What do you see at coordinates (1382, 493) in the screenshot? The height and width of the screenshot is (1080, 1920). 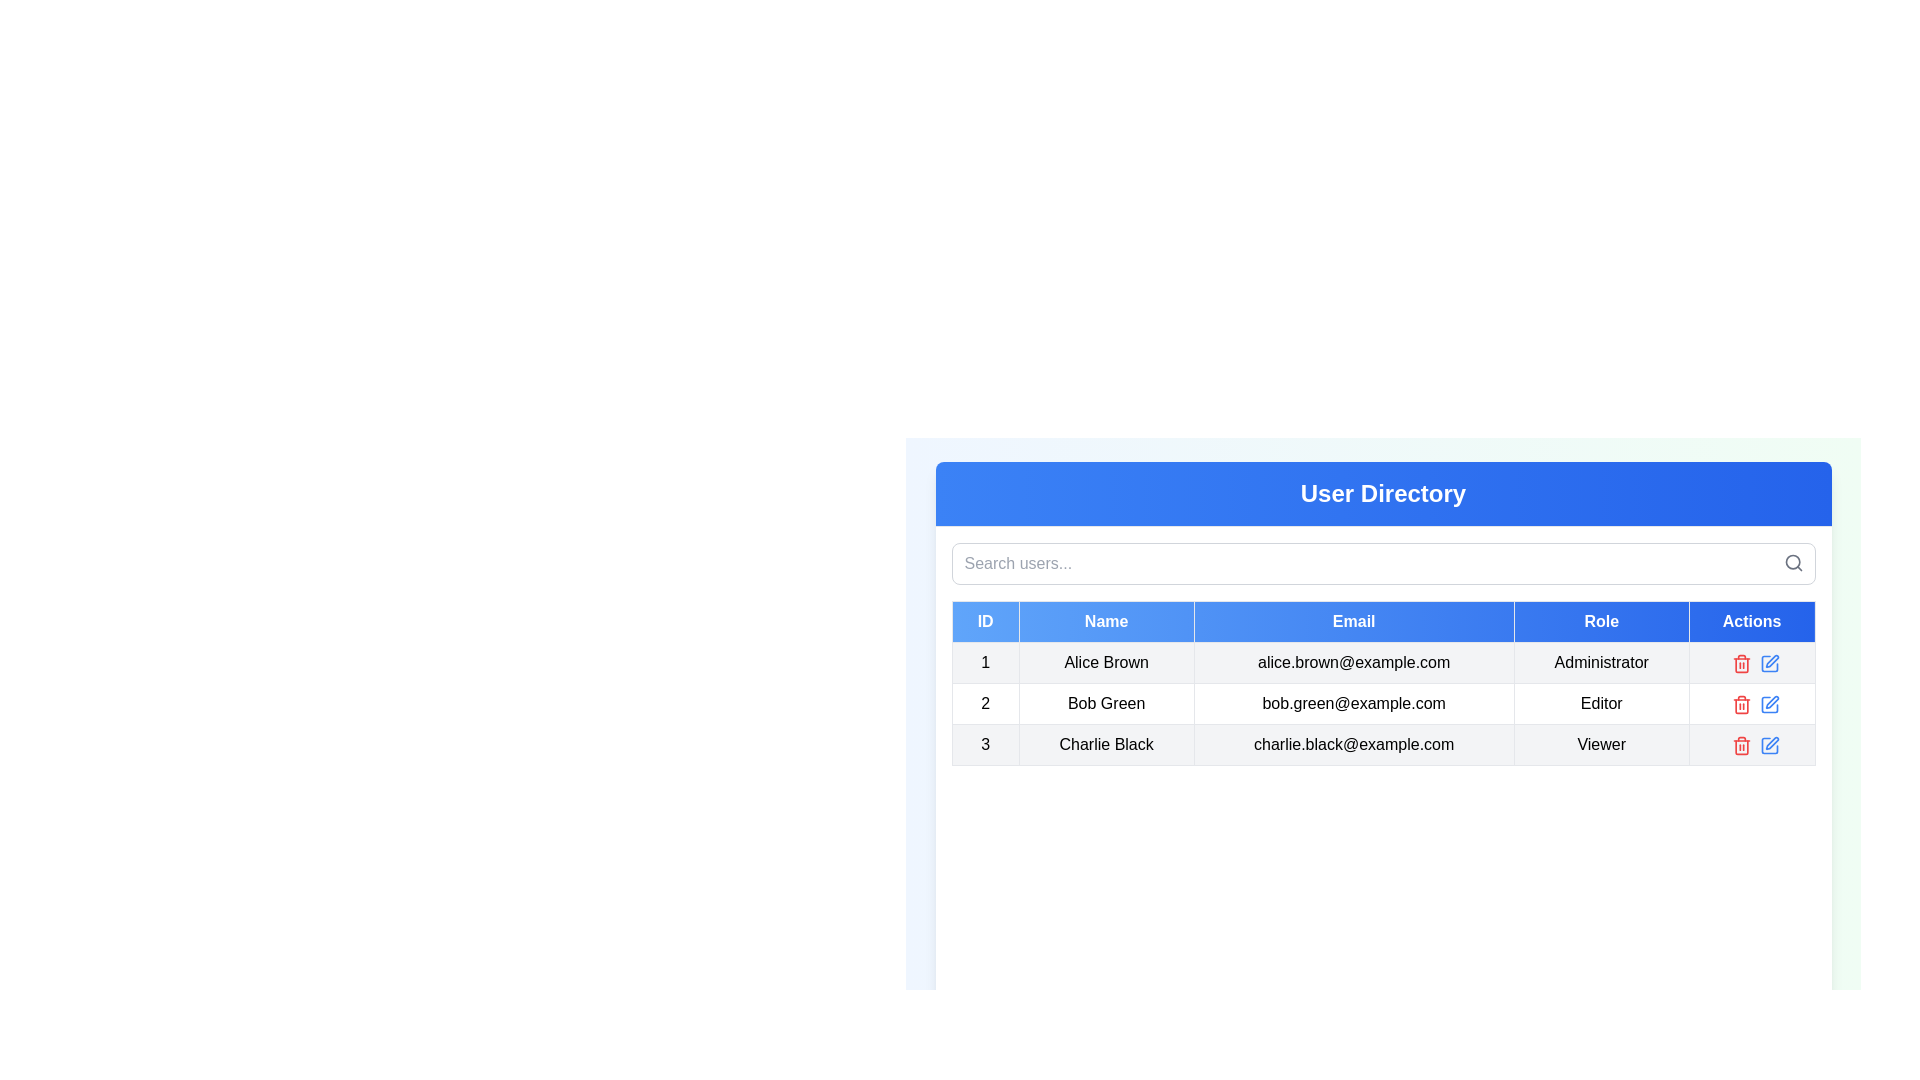 I see `the centered static text label saying 'User Directory' with a large, bold font against a gradient blue background` at bounding box center [1382, 493].